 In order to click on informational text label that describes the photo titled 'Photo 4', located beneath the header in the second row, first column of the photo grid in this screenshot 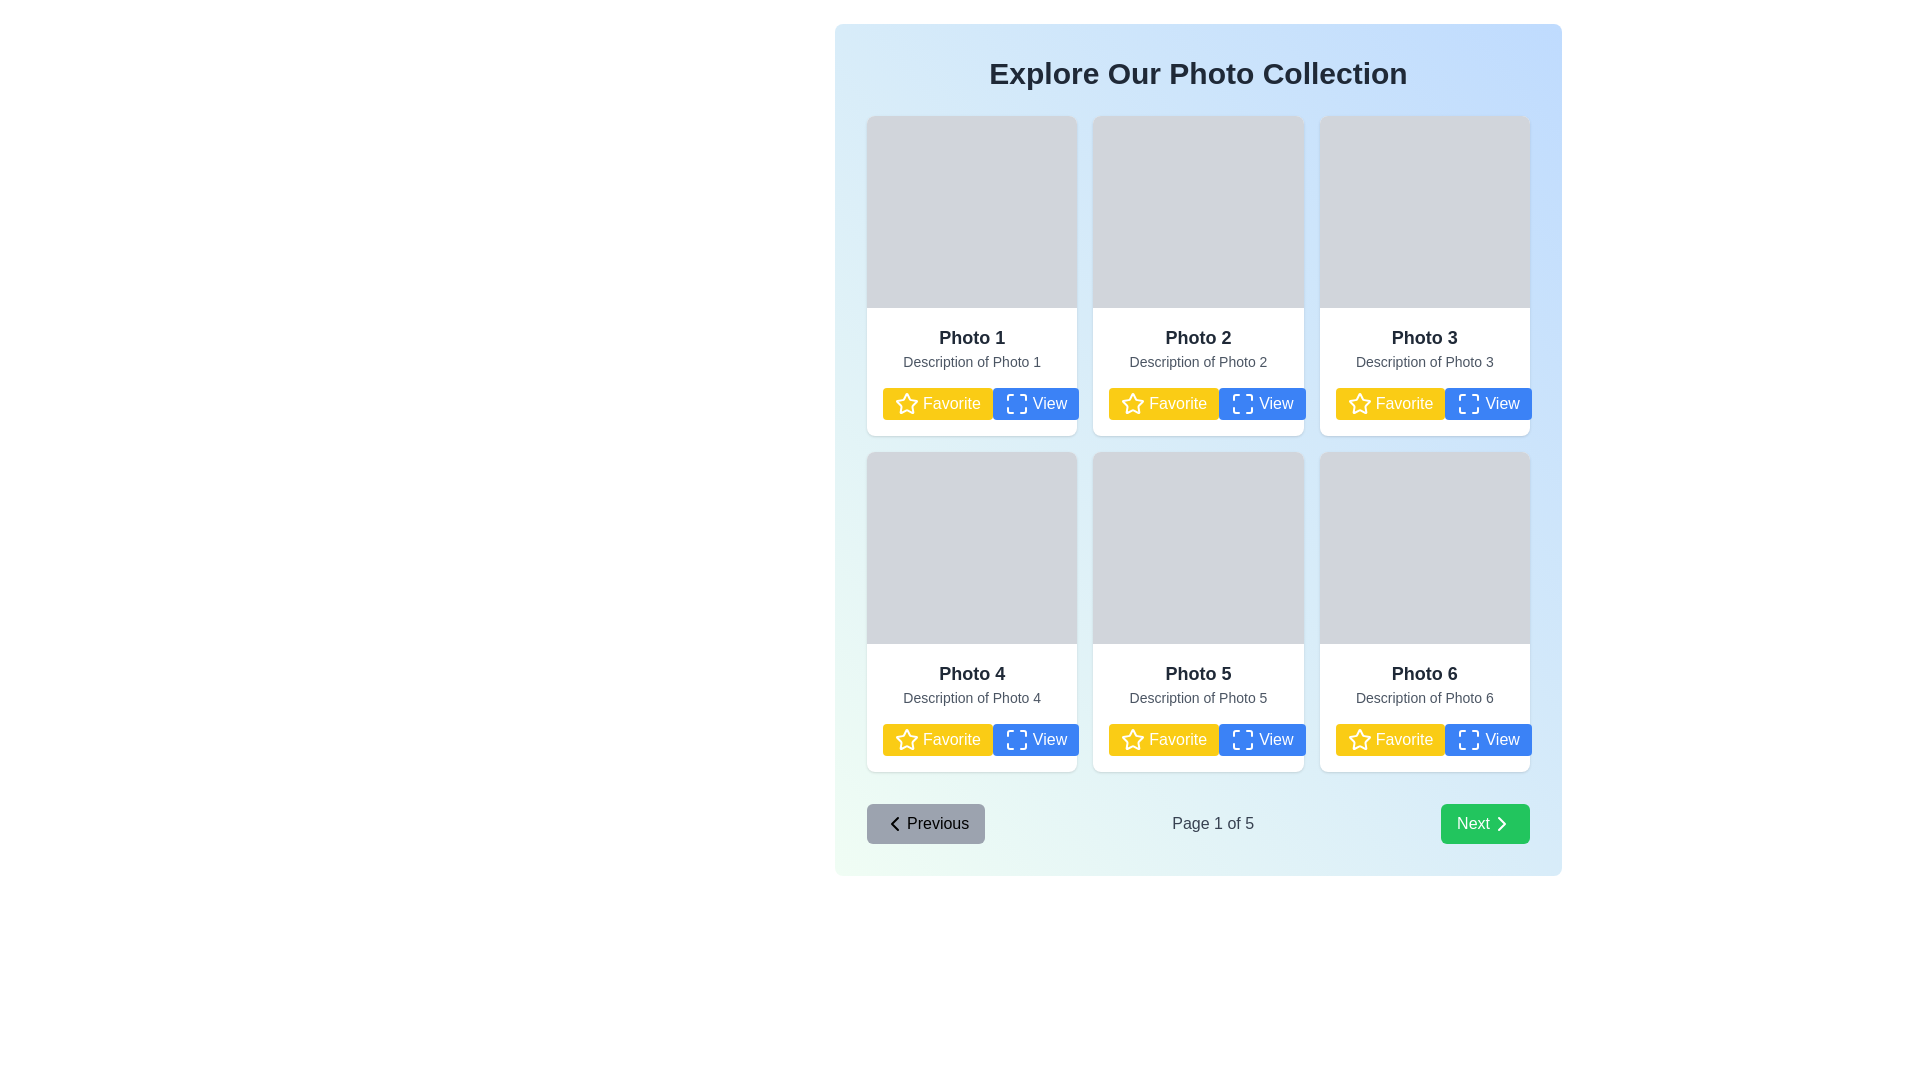, I will do `click(972, 697)`.